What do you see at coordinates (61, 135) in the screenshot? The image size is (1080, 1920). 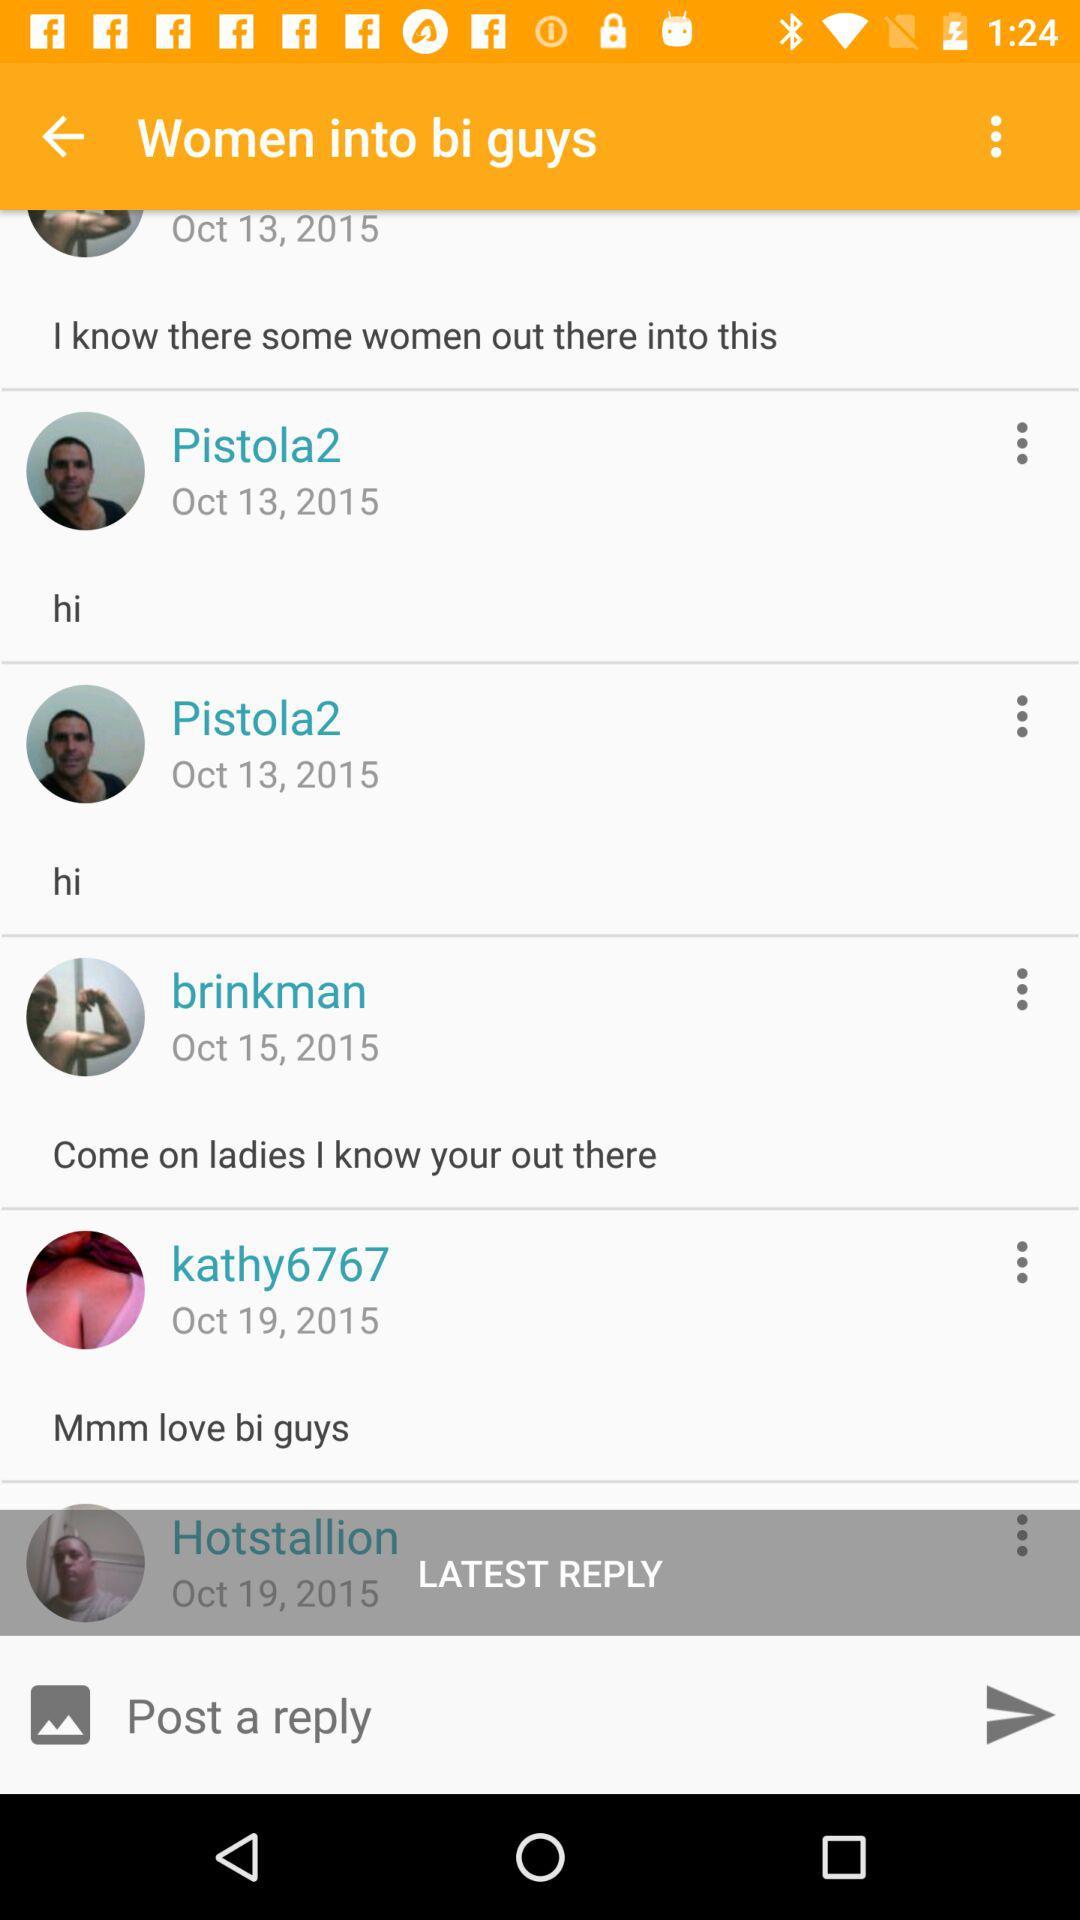 I see `the item next to the women into bi` at bounding box center [61, 135].